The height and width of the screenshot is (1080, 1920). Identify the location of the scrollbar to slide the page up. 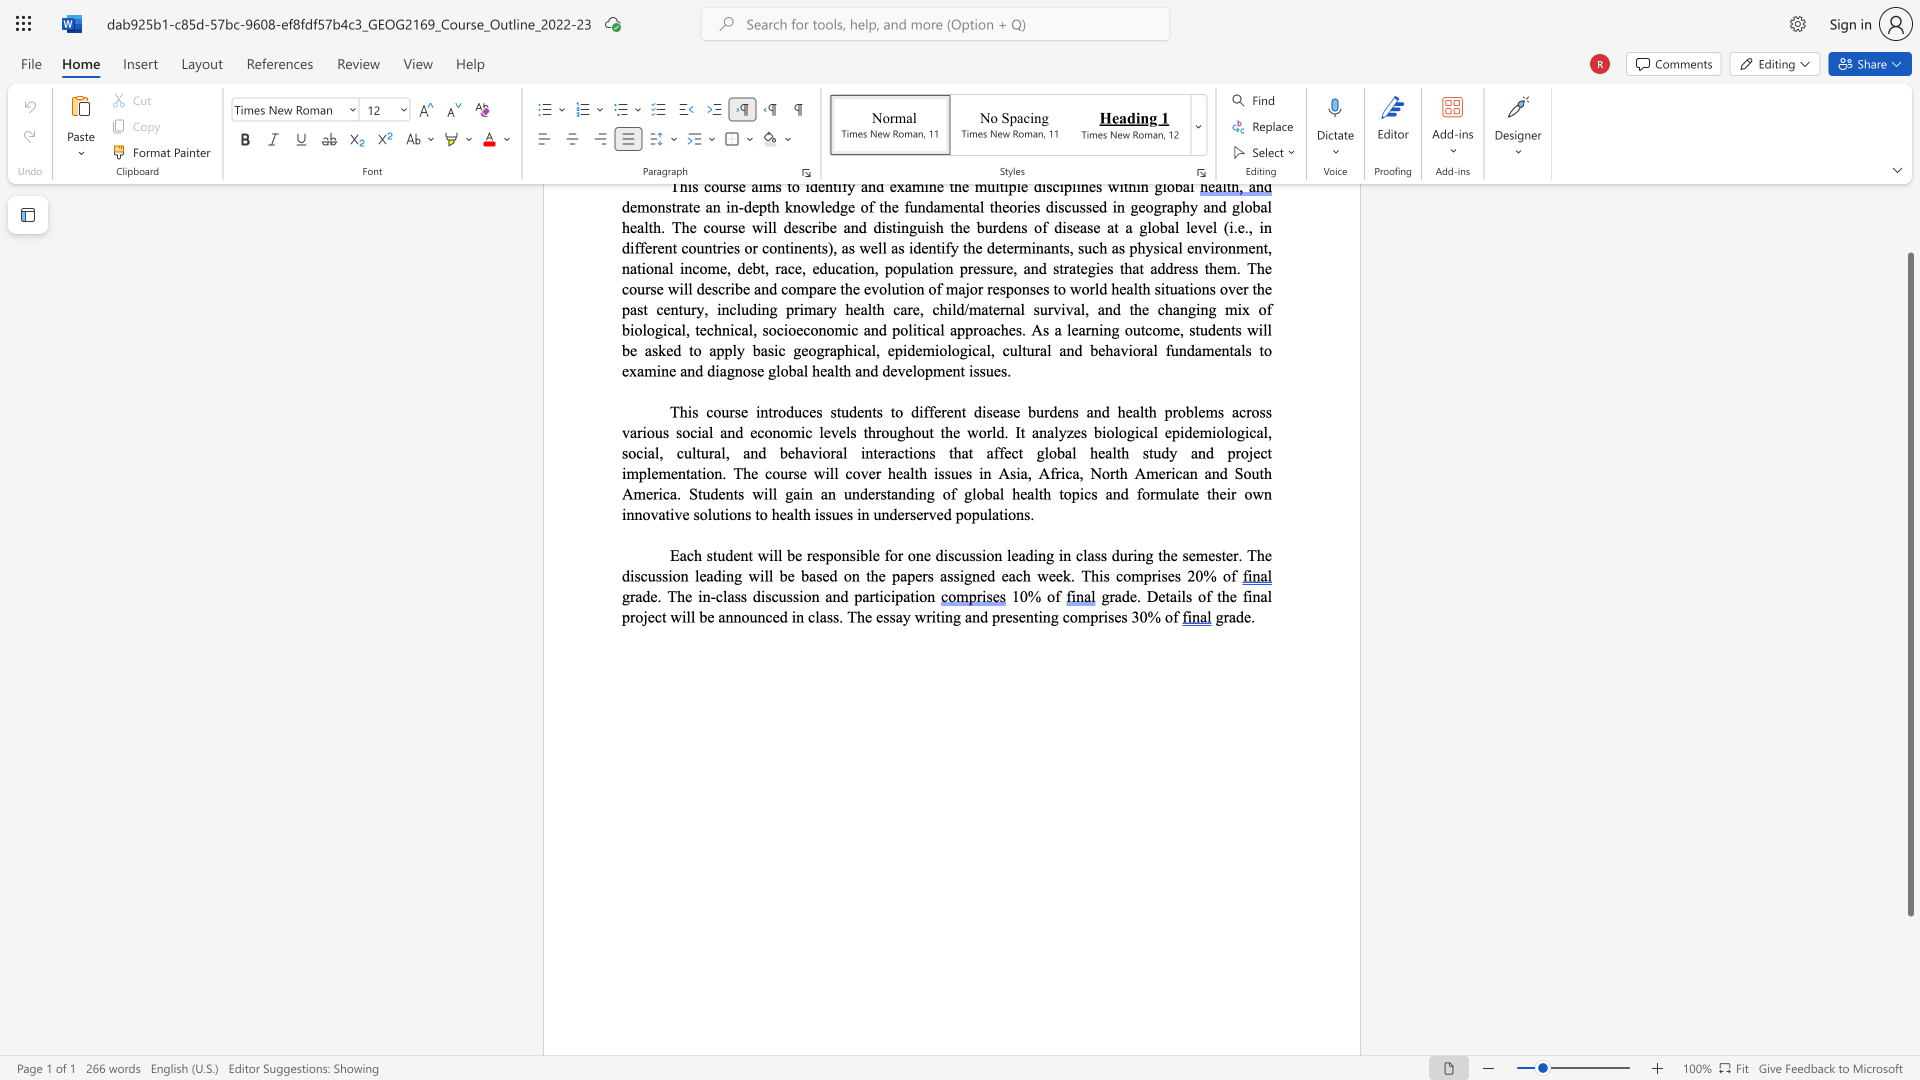
(1909, 229).